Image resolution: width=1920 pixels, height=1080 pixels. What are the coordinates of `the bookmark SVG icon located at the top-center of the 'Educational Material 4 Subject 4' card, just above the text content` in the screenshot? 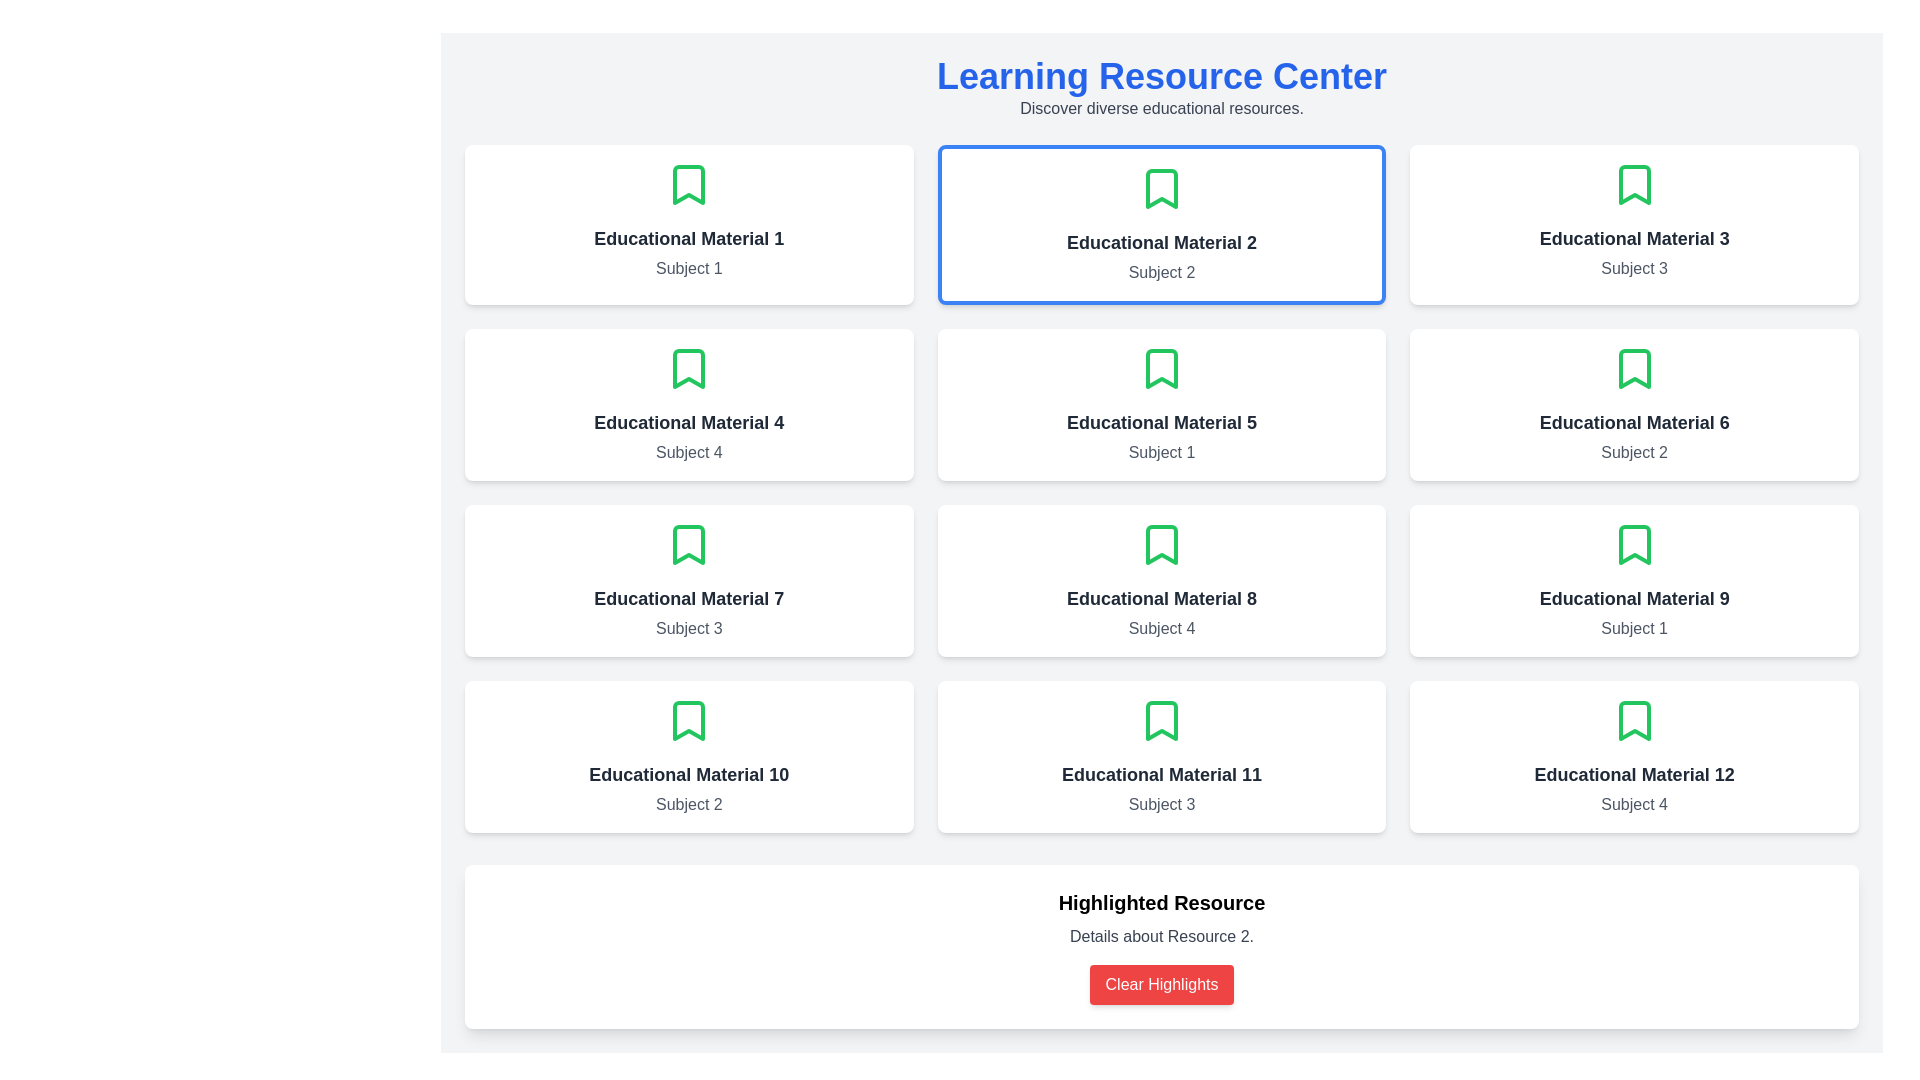 It's located at (689, 369).